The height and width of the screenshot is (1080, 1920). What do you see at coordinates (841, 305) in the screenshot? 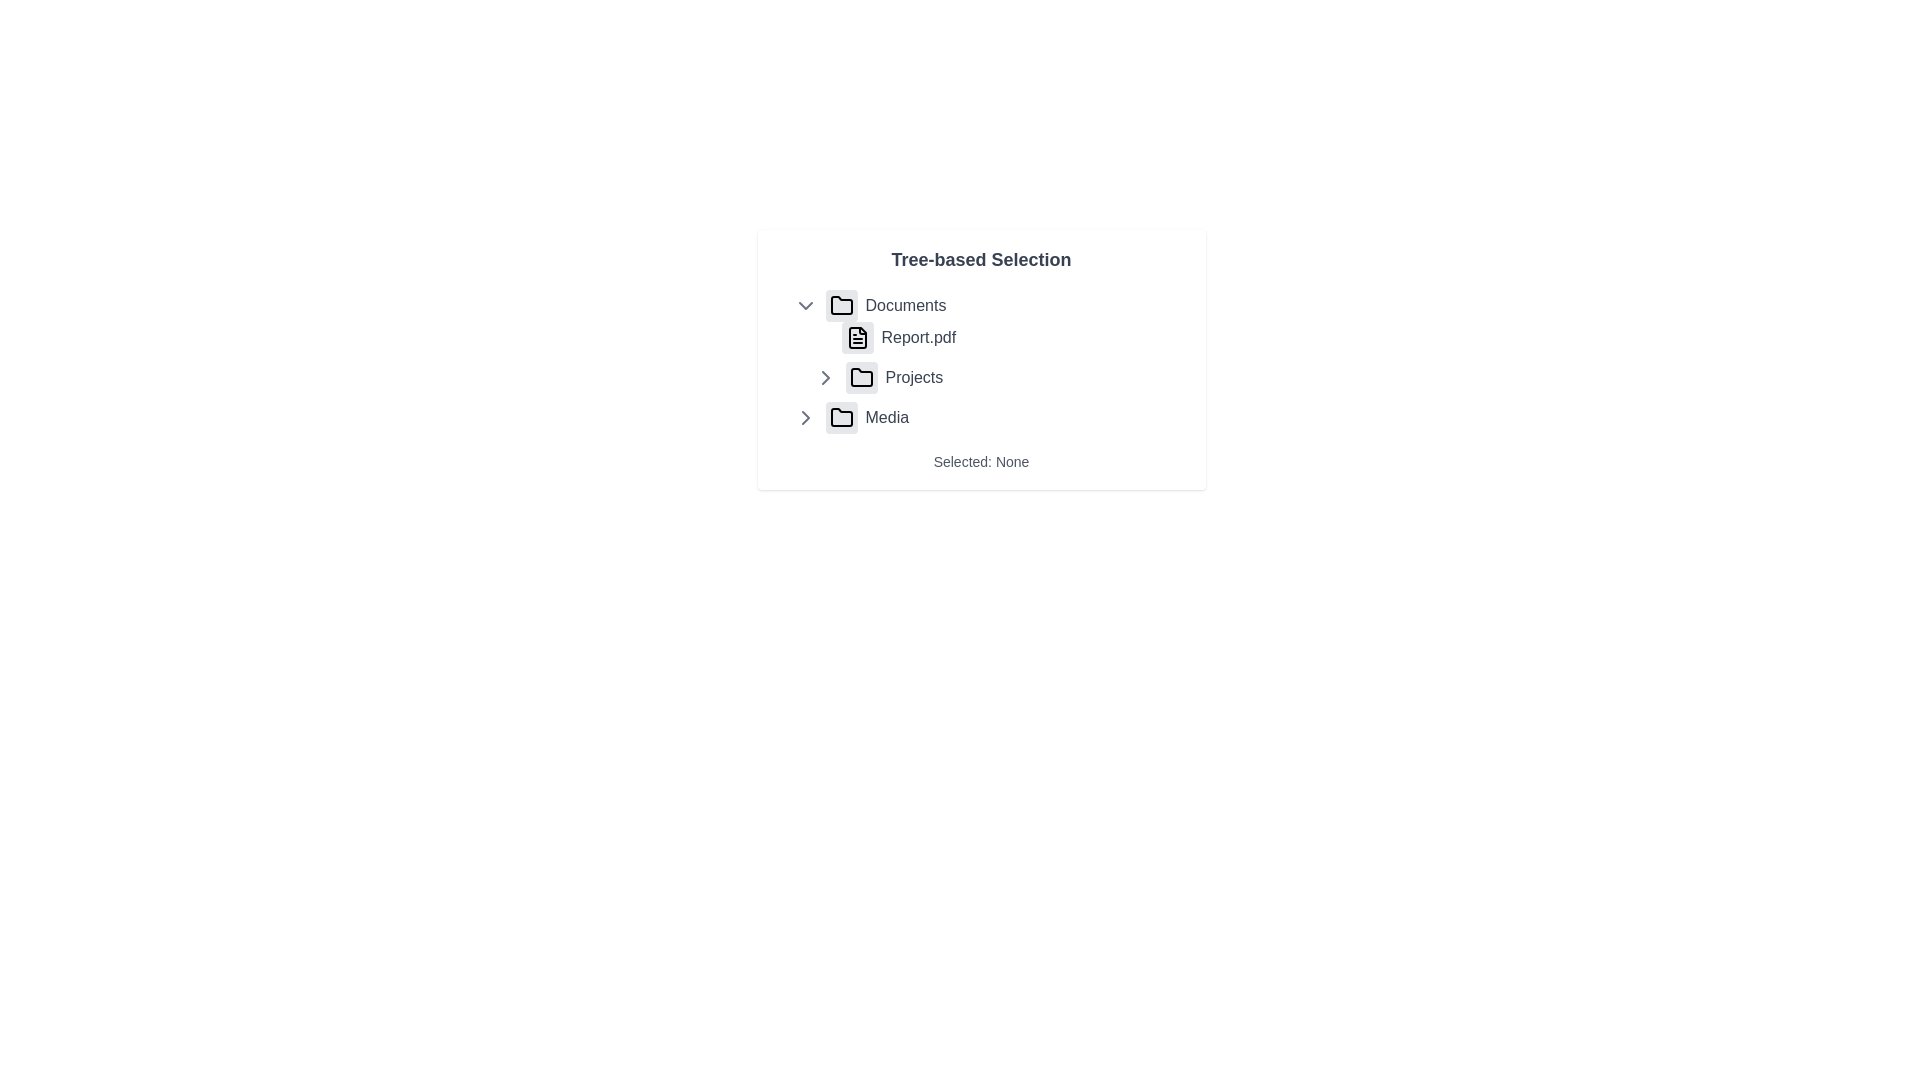
I see `the small square gray Icon button with a folder icon outlined in black, located to the left of the 'Documents' text` at bounding box center [841, 305].